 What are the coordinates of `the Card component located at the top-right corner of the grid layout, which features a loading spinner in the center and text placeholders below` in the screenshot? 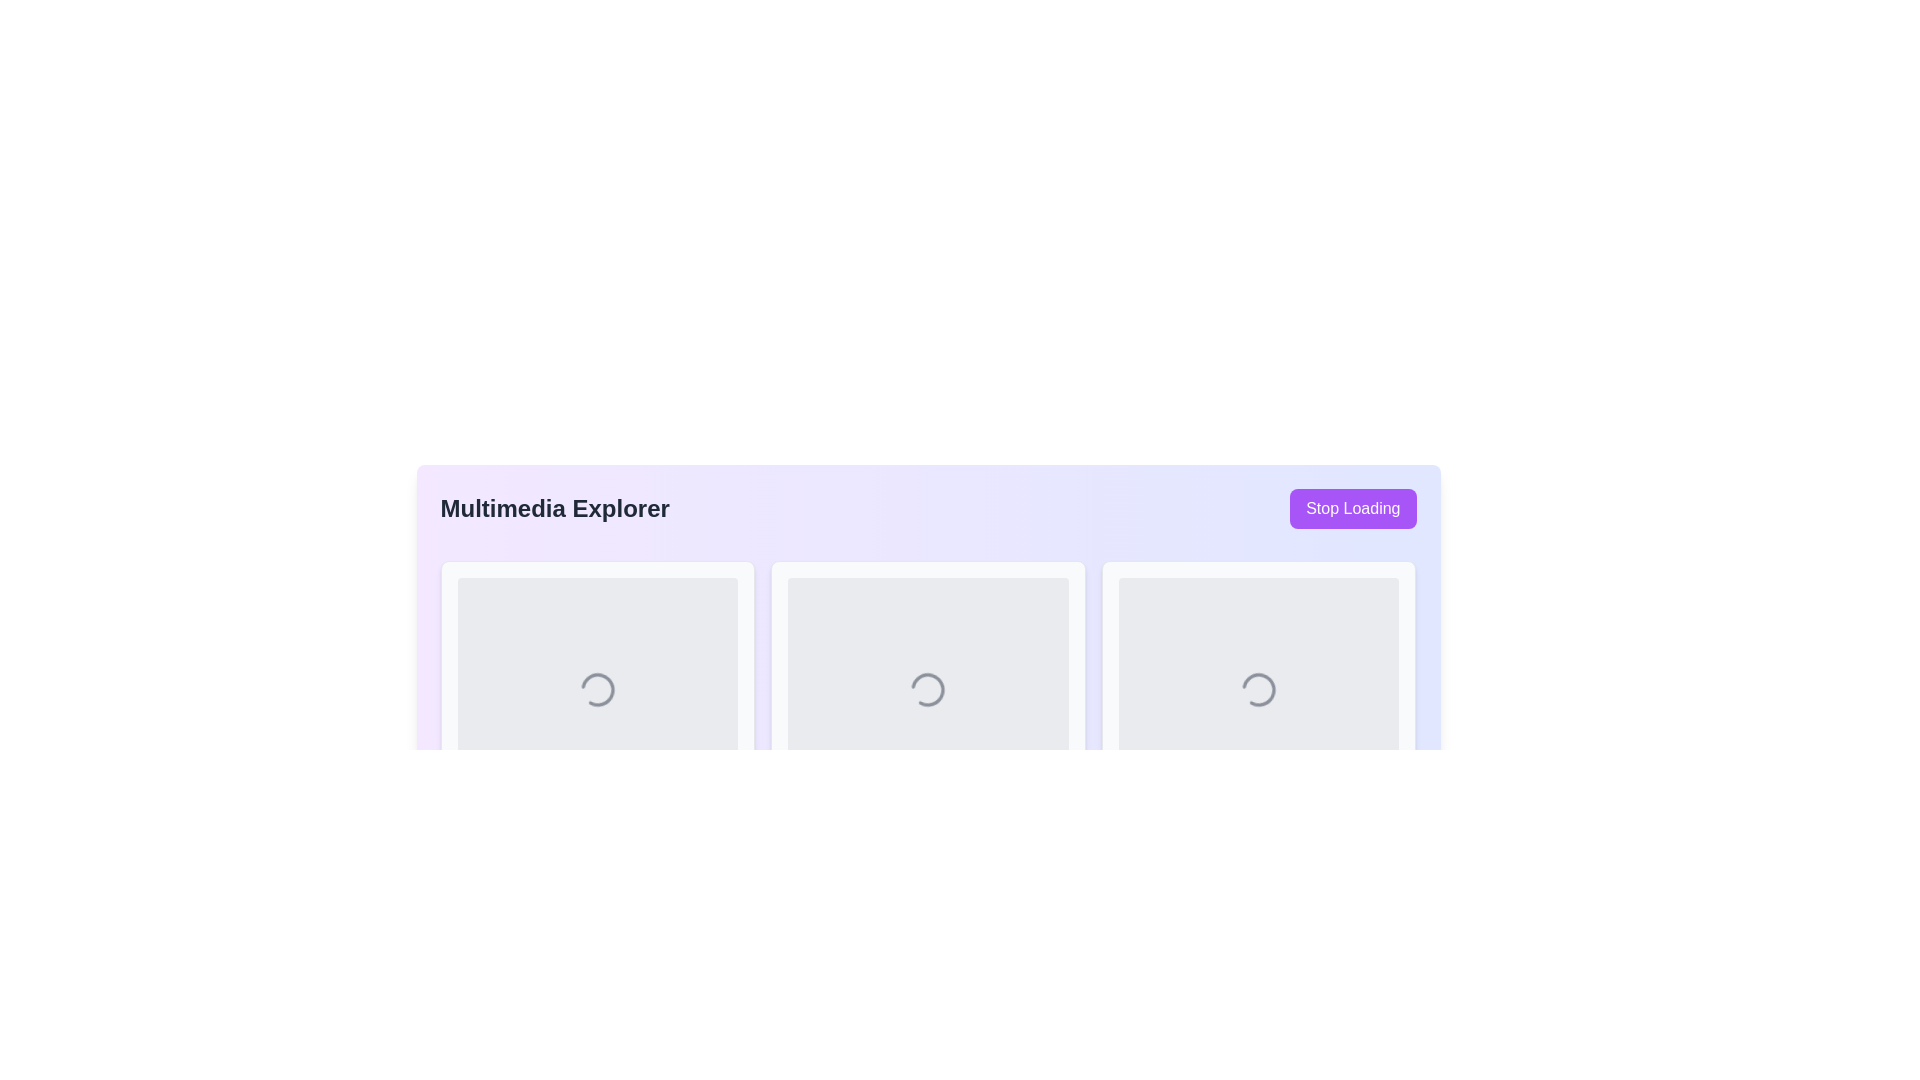 It's located at (1258, 715).